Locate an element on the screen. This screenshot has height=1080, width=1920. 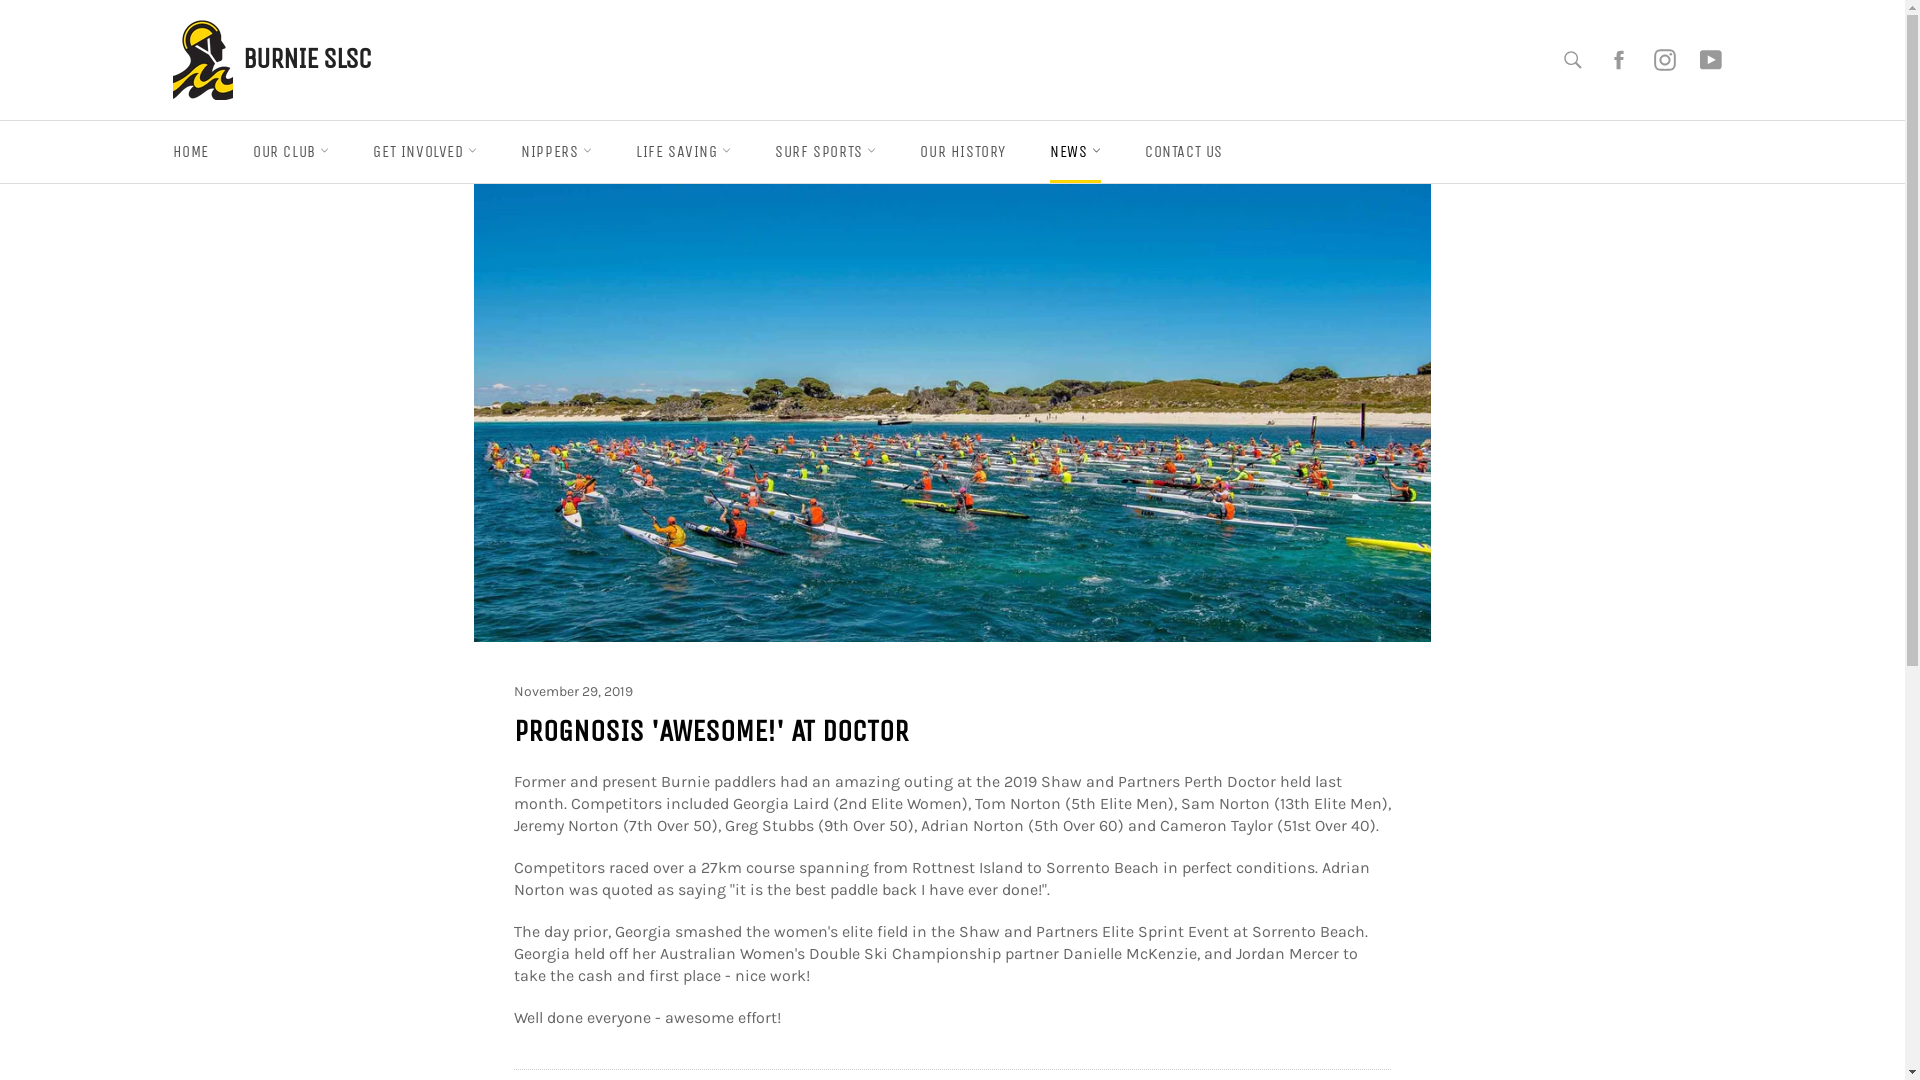
'LIFE SAVING' is located at coordinates (683, 150).